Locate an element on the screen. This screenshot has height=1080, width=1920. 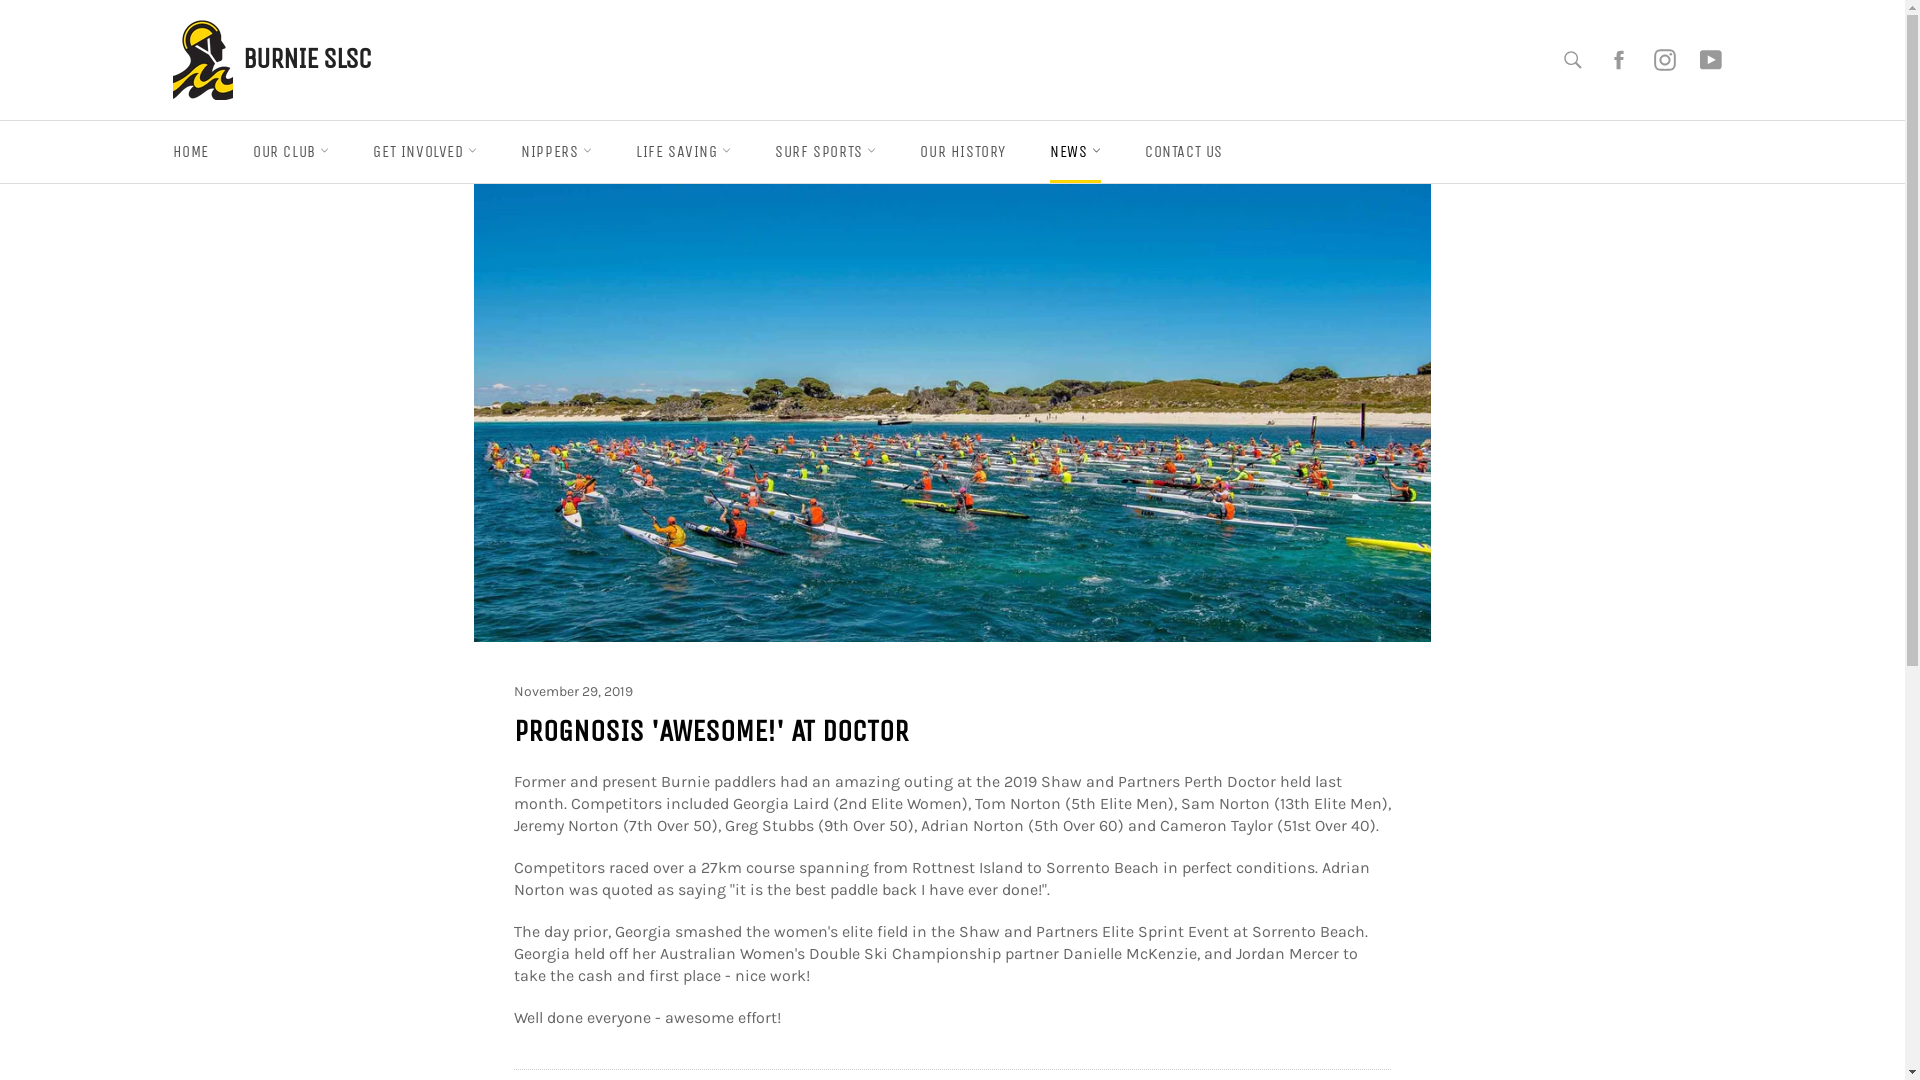
'LIFE SAVING' is located at coordinates (683, 150).